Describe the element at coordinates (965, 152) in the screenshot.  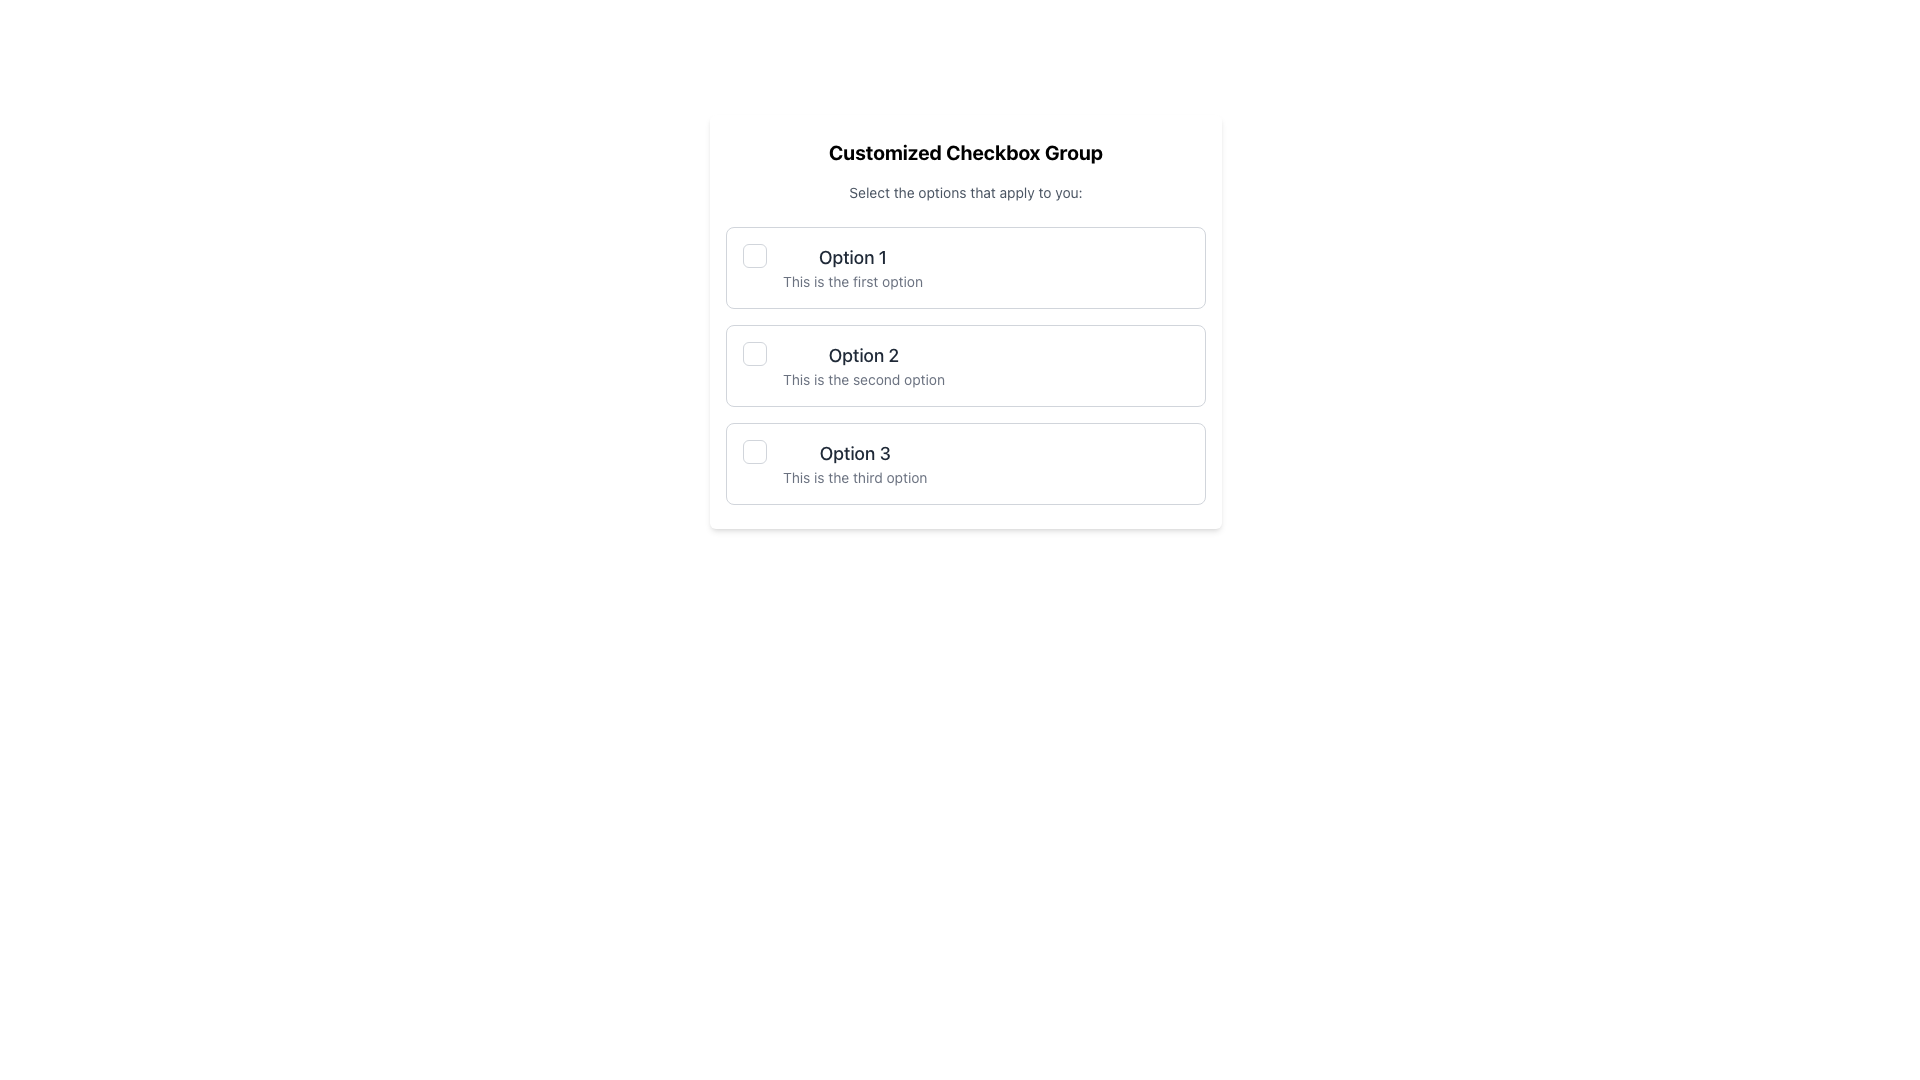
I see `the bold text label located at the top of the checkbox group, which serves as a title and has a larger font size emphasizing its importance` at that location.